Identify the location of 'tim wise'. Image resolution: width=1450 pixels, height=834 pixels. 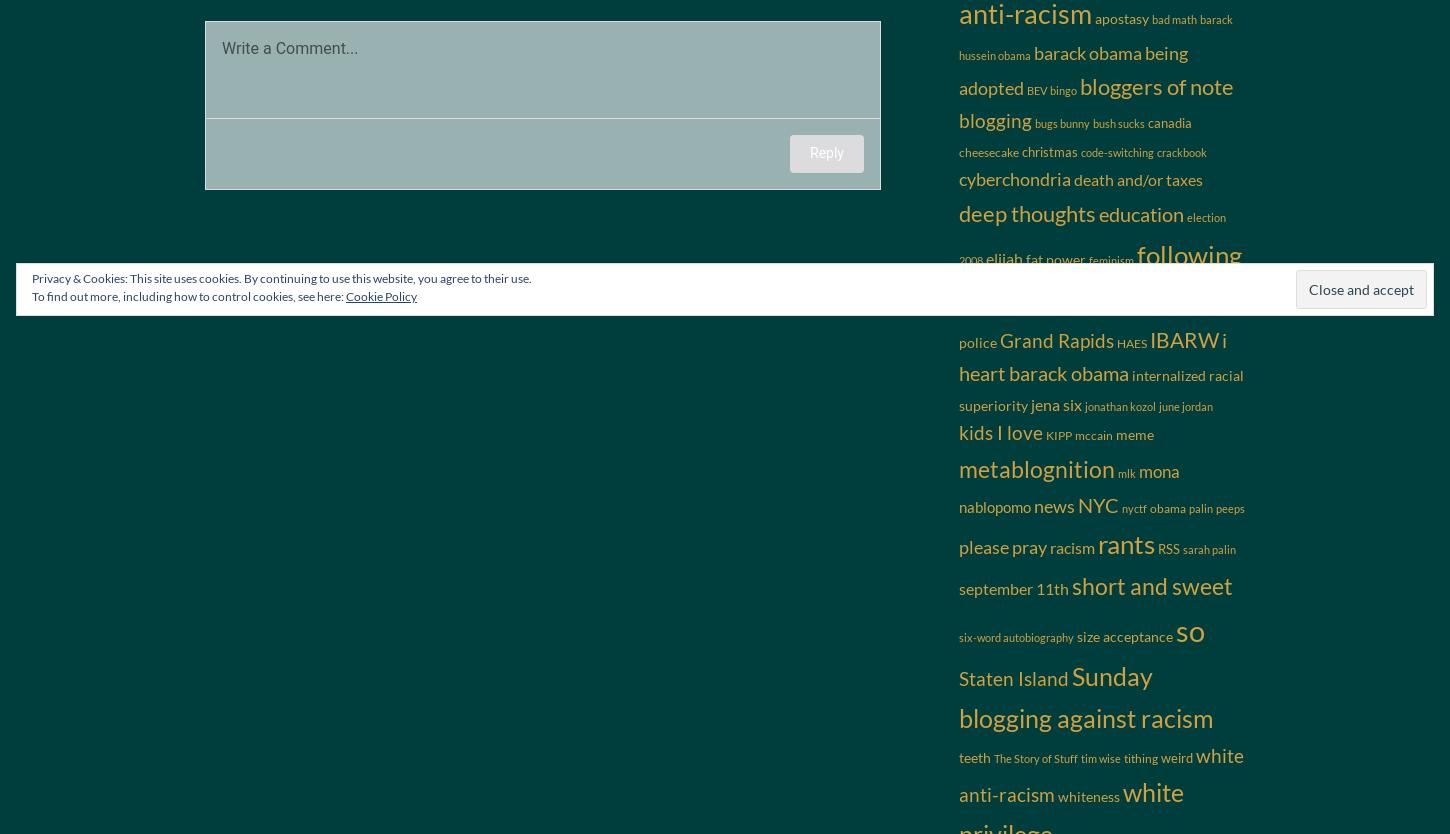
(1099, 757).